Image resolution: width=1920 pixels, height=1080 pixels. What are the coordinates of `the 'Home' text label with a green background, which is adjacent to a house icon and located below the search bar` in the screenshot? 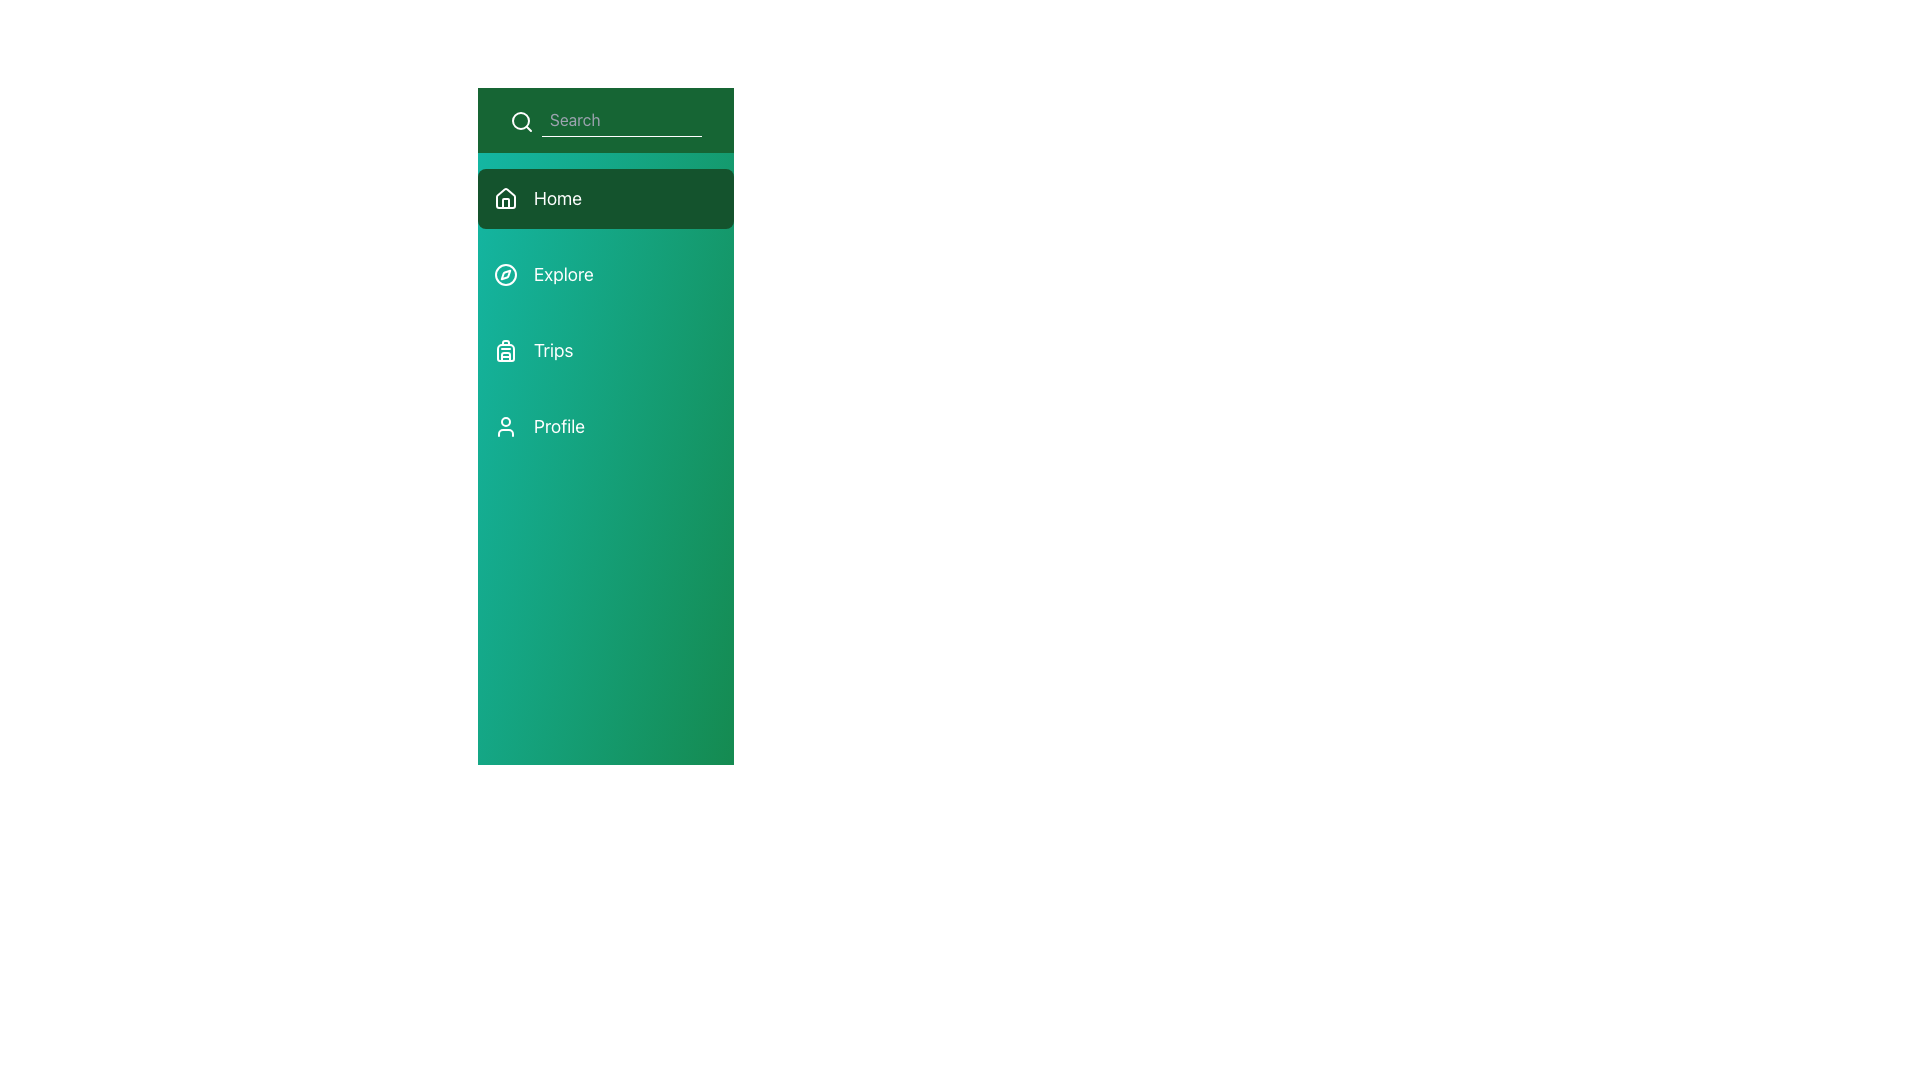 It's located at (557, 199).